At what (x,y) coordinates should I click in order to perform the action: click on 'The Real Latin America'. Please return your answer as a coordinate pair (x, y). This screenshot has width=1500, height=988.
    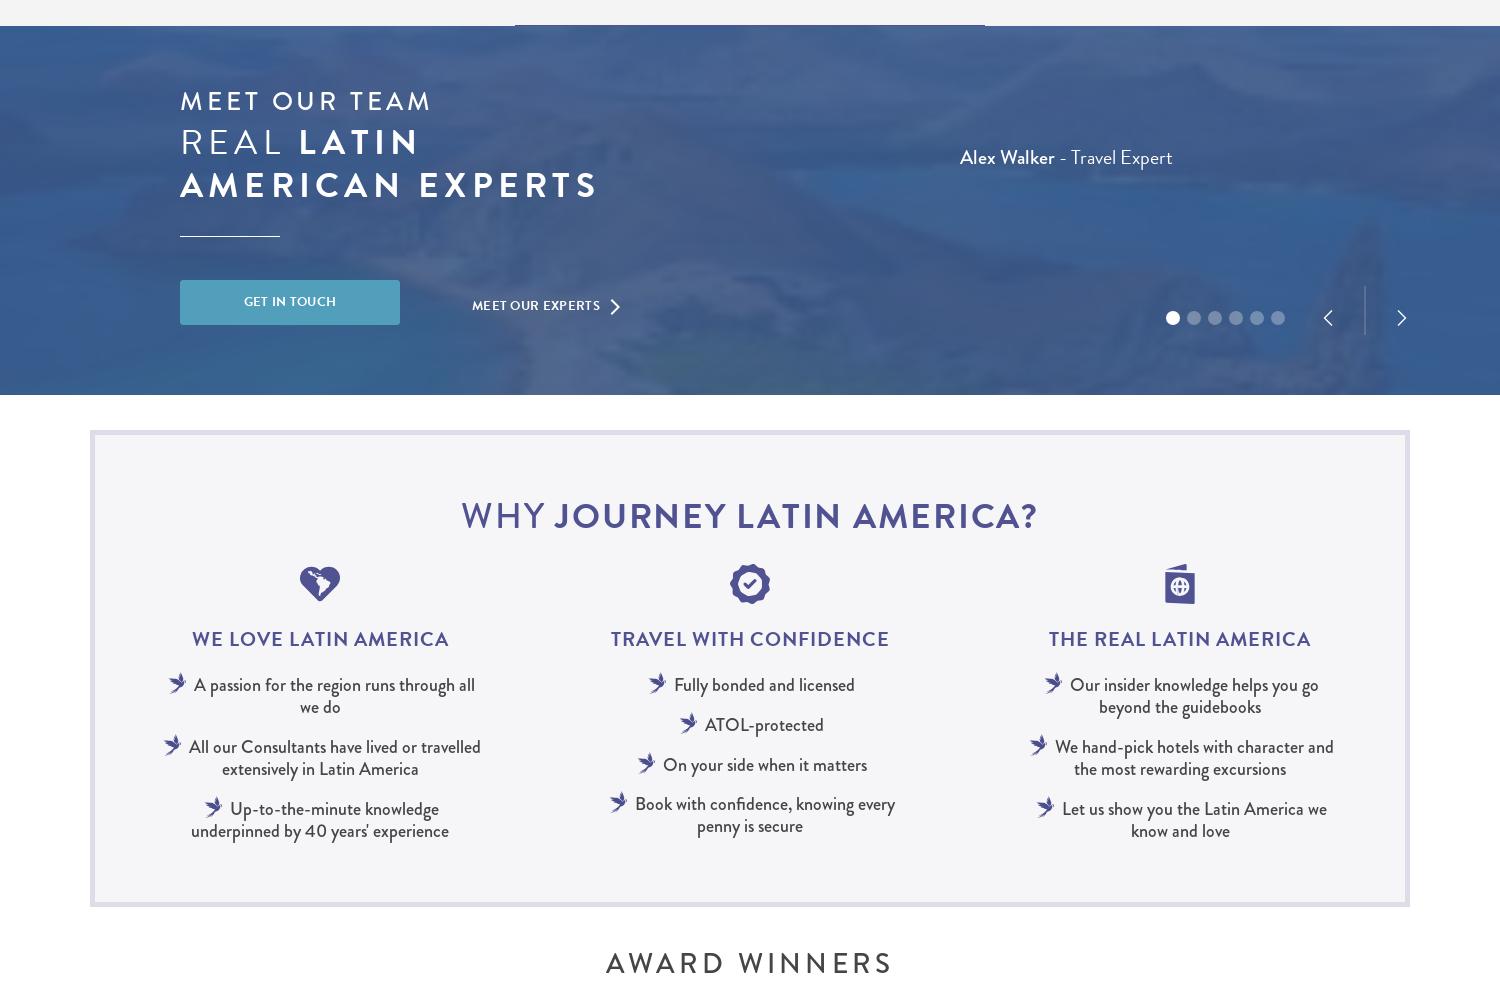
    Looking at the image, I should click on (1180, 638).